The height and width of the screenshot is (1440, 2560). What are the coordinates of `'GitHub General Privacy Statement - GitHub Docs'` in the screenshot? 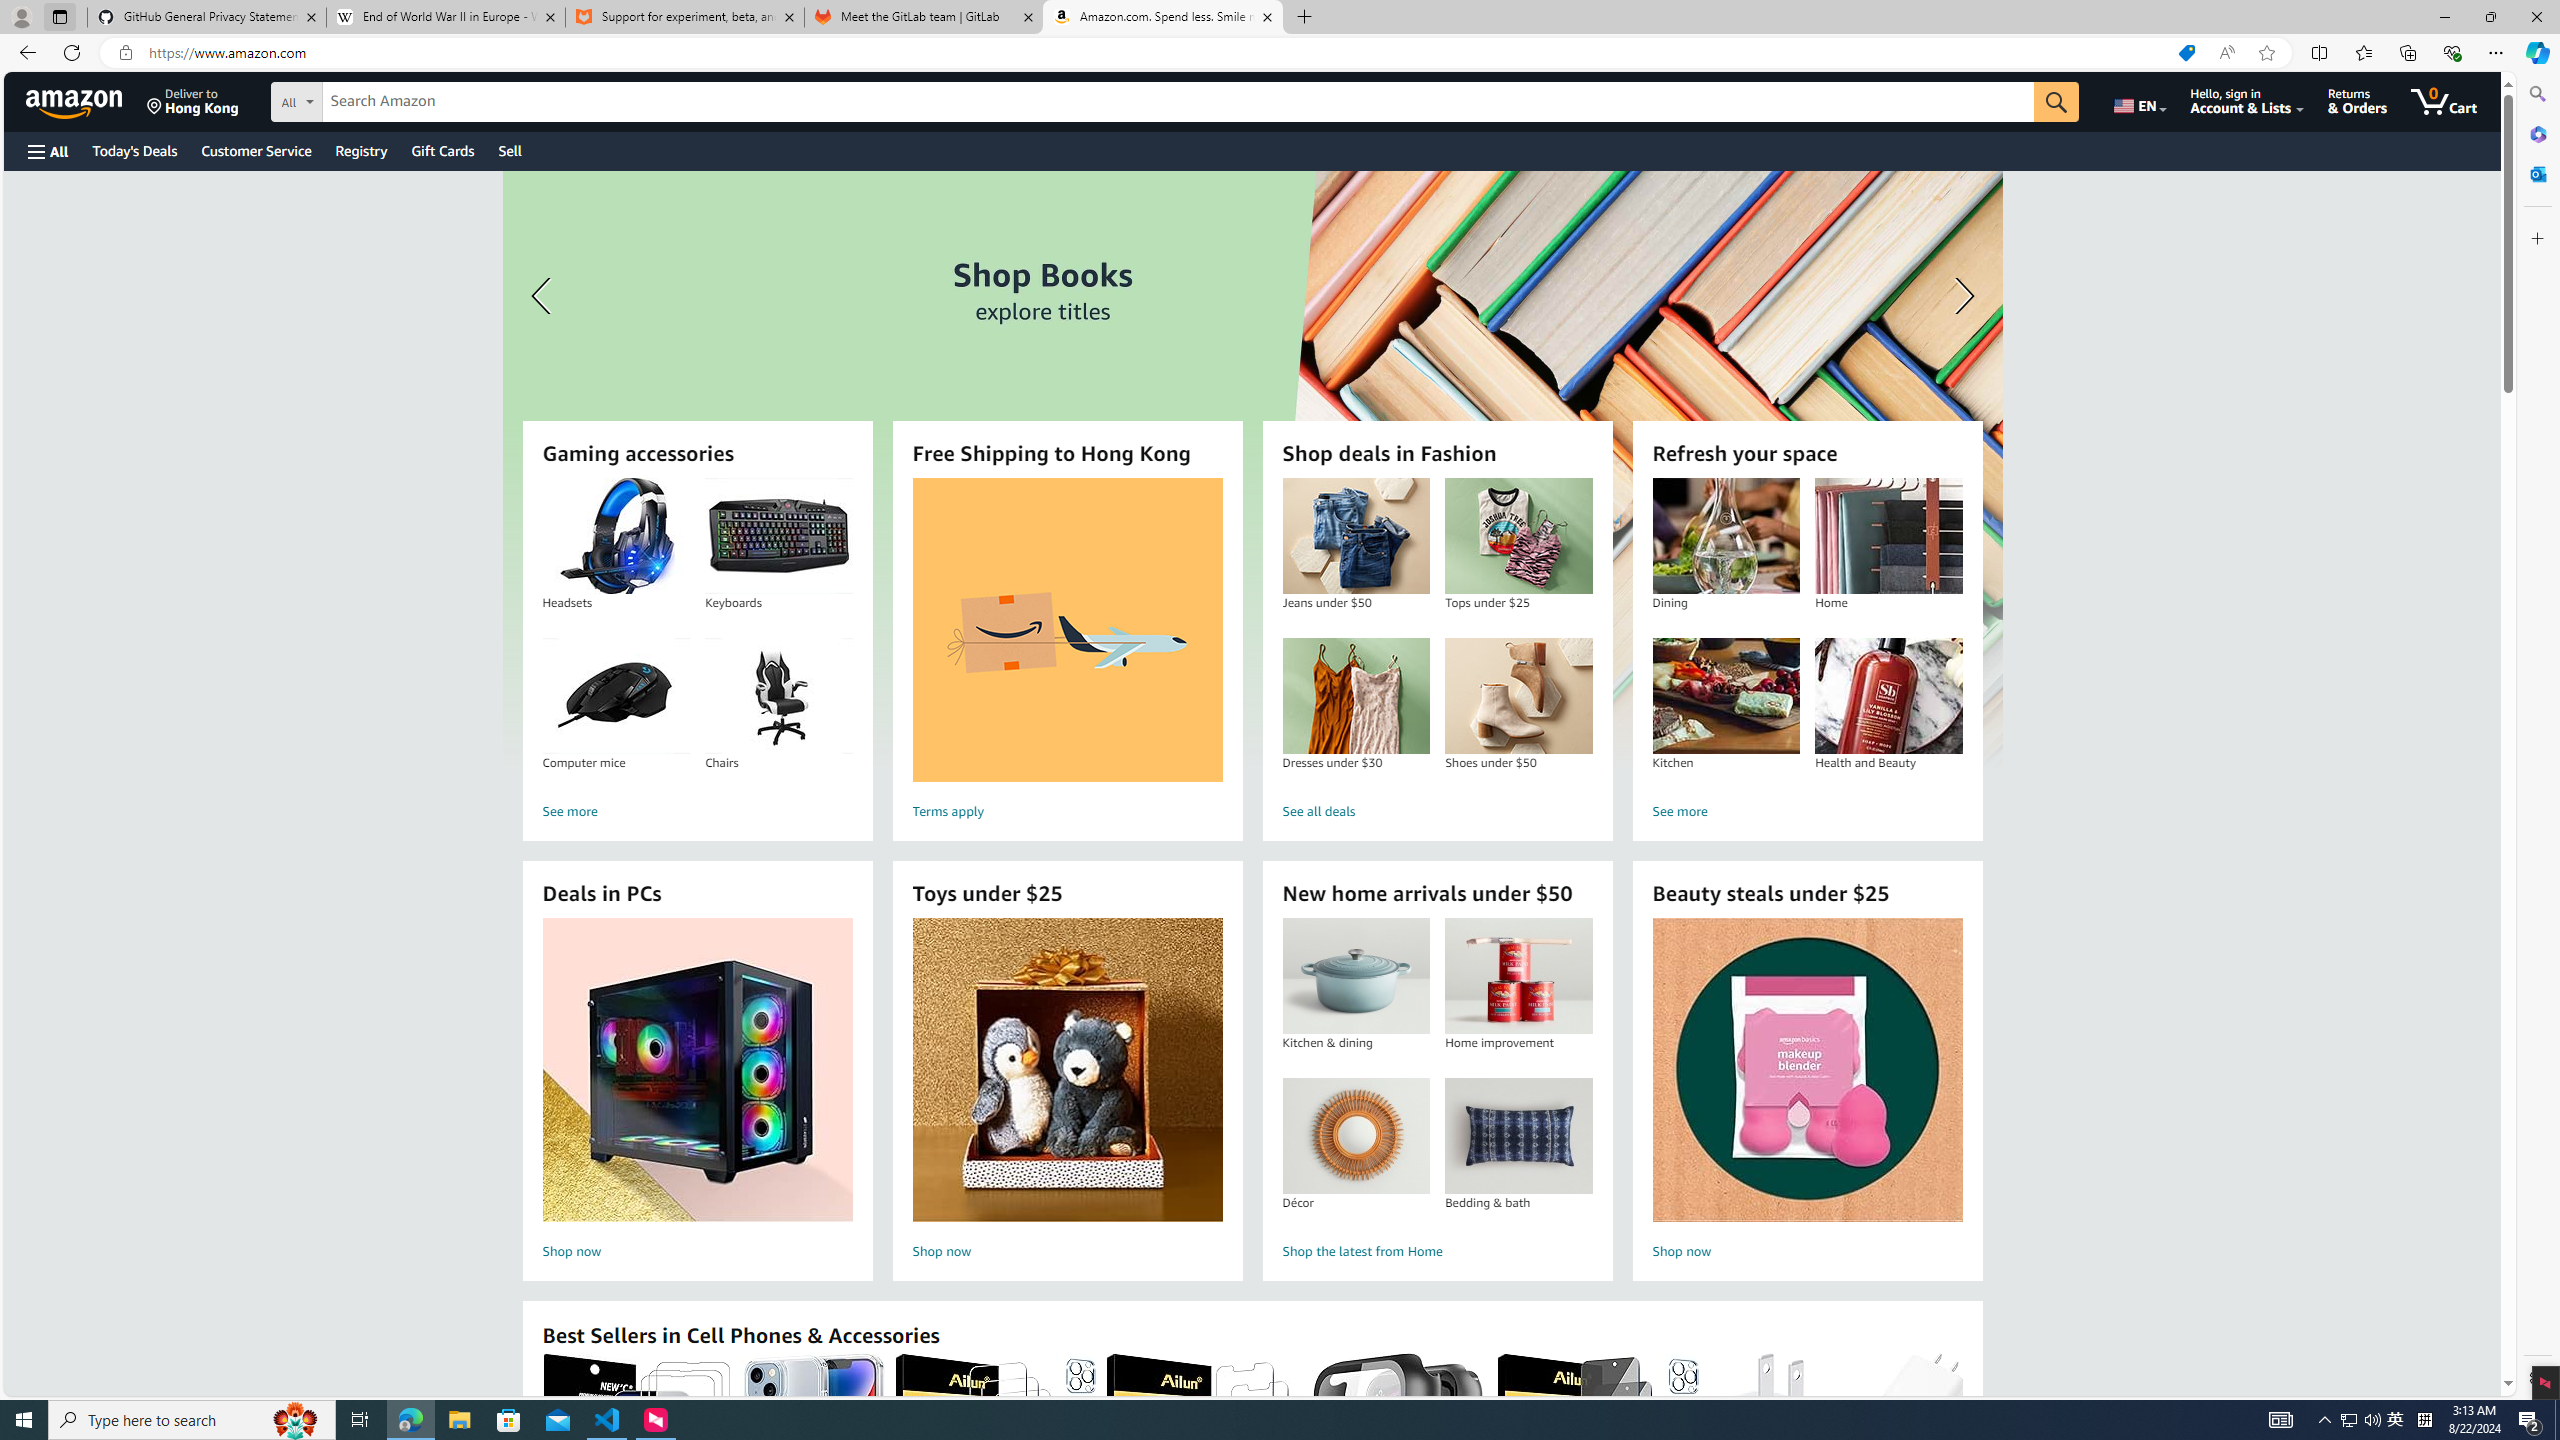 It's located at (207, 16).